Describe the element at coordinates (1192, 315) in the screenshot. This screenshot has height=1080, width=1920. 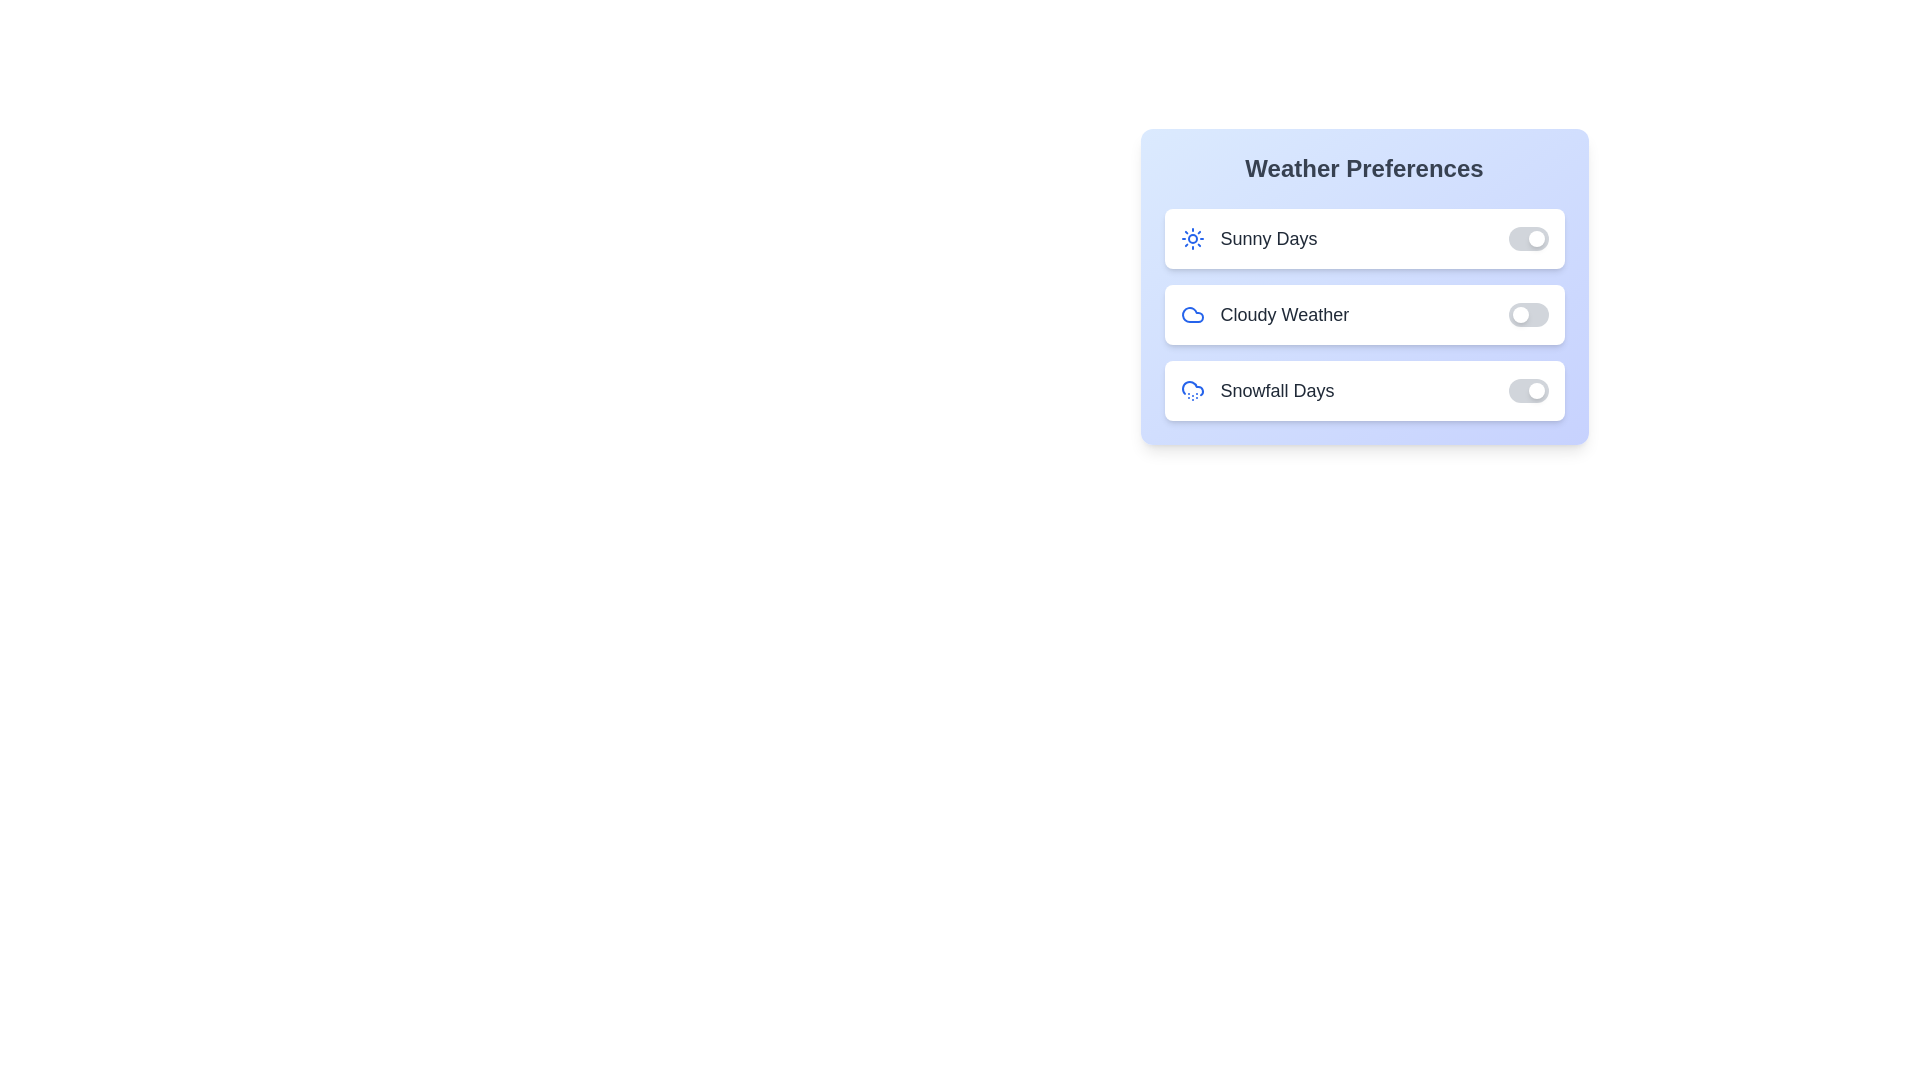
I see `the icon for Cloudy Weather to provide detailed information` at that location.